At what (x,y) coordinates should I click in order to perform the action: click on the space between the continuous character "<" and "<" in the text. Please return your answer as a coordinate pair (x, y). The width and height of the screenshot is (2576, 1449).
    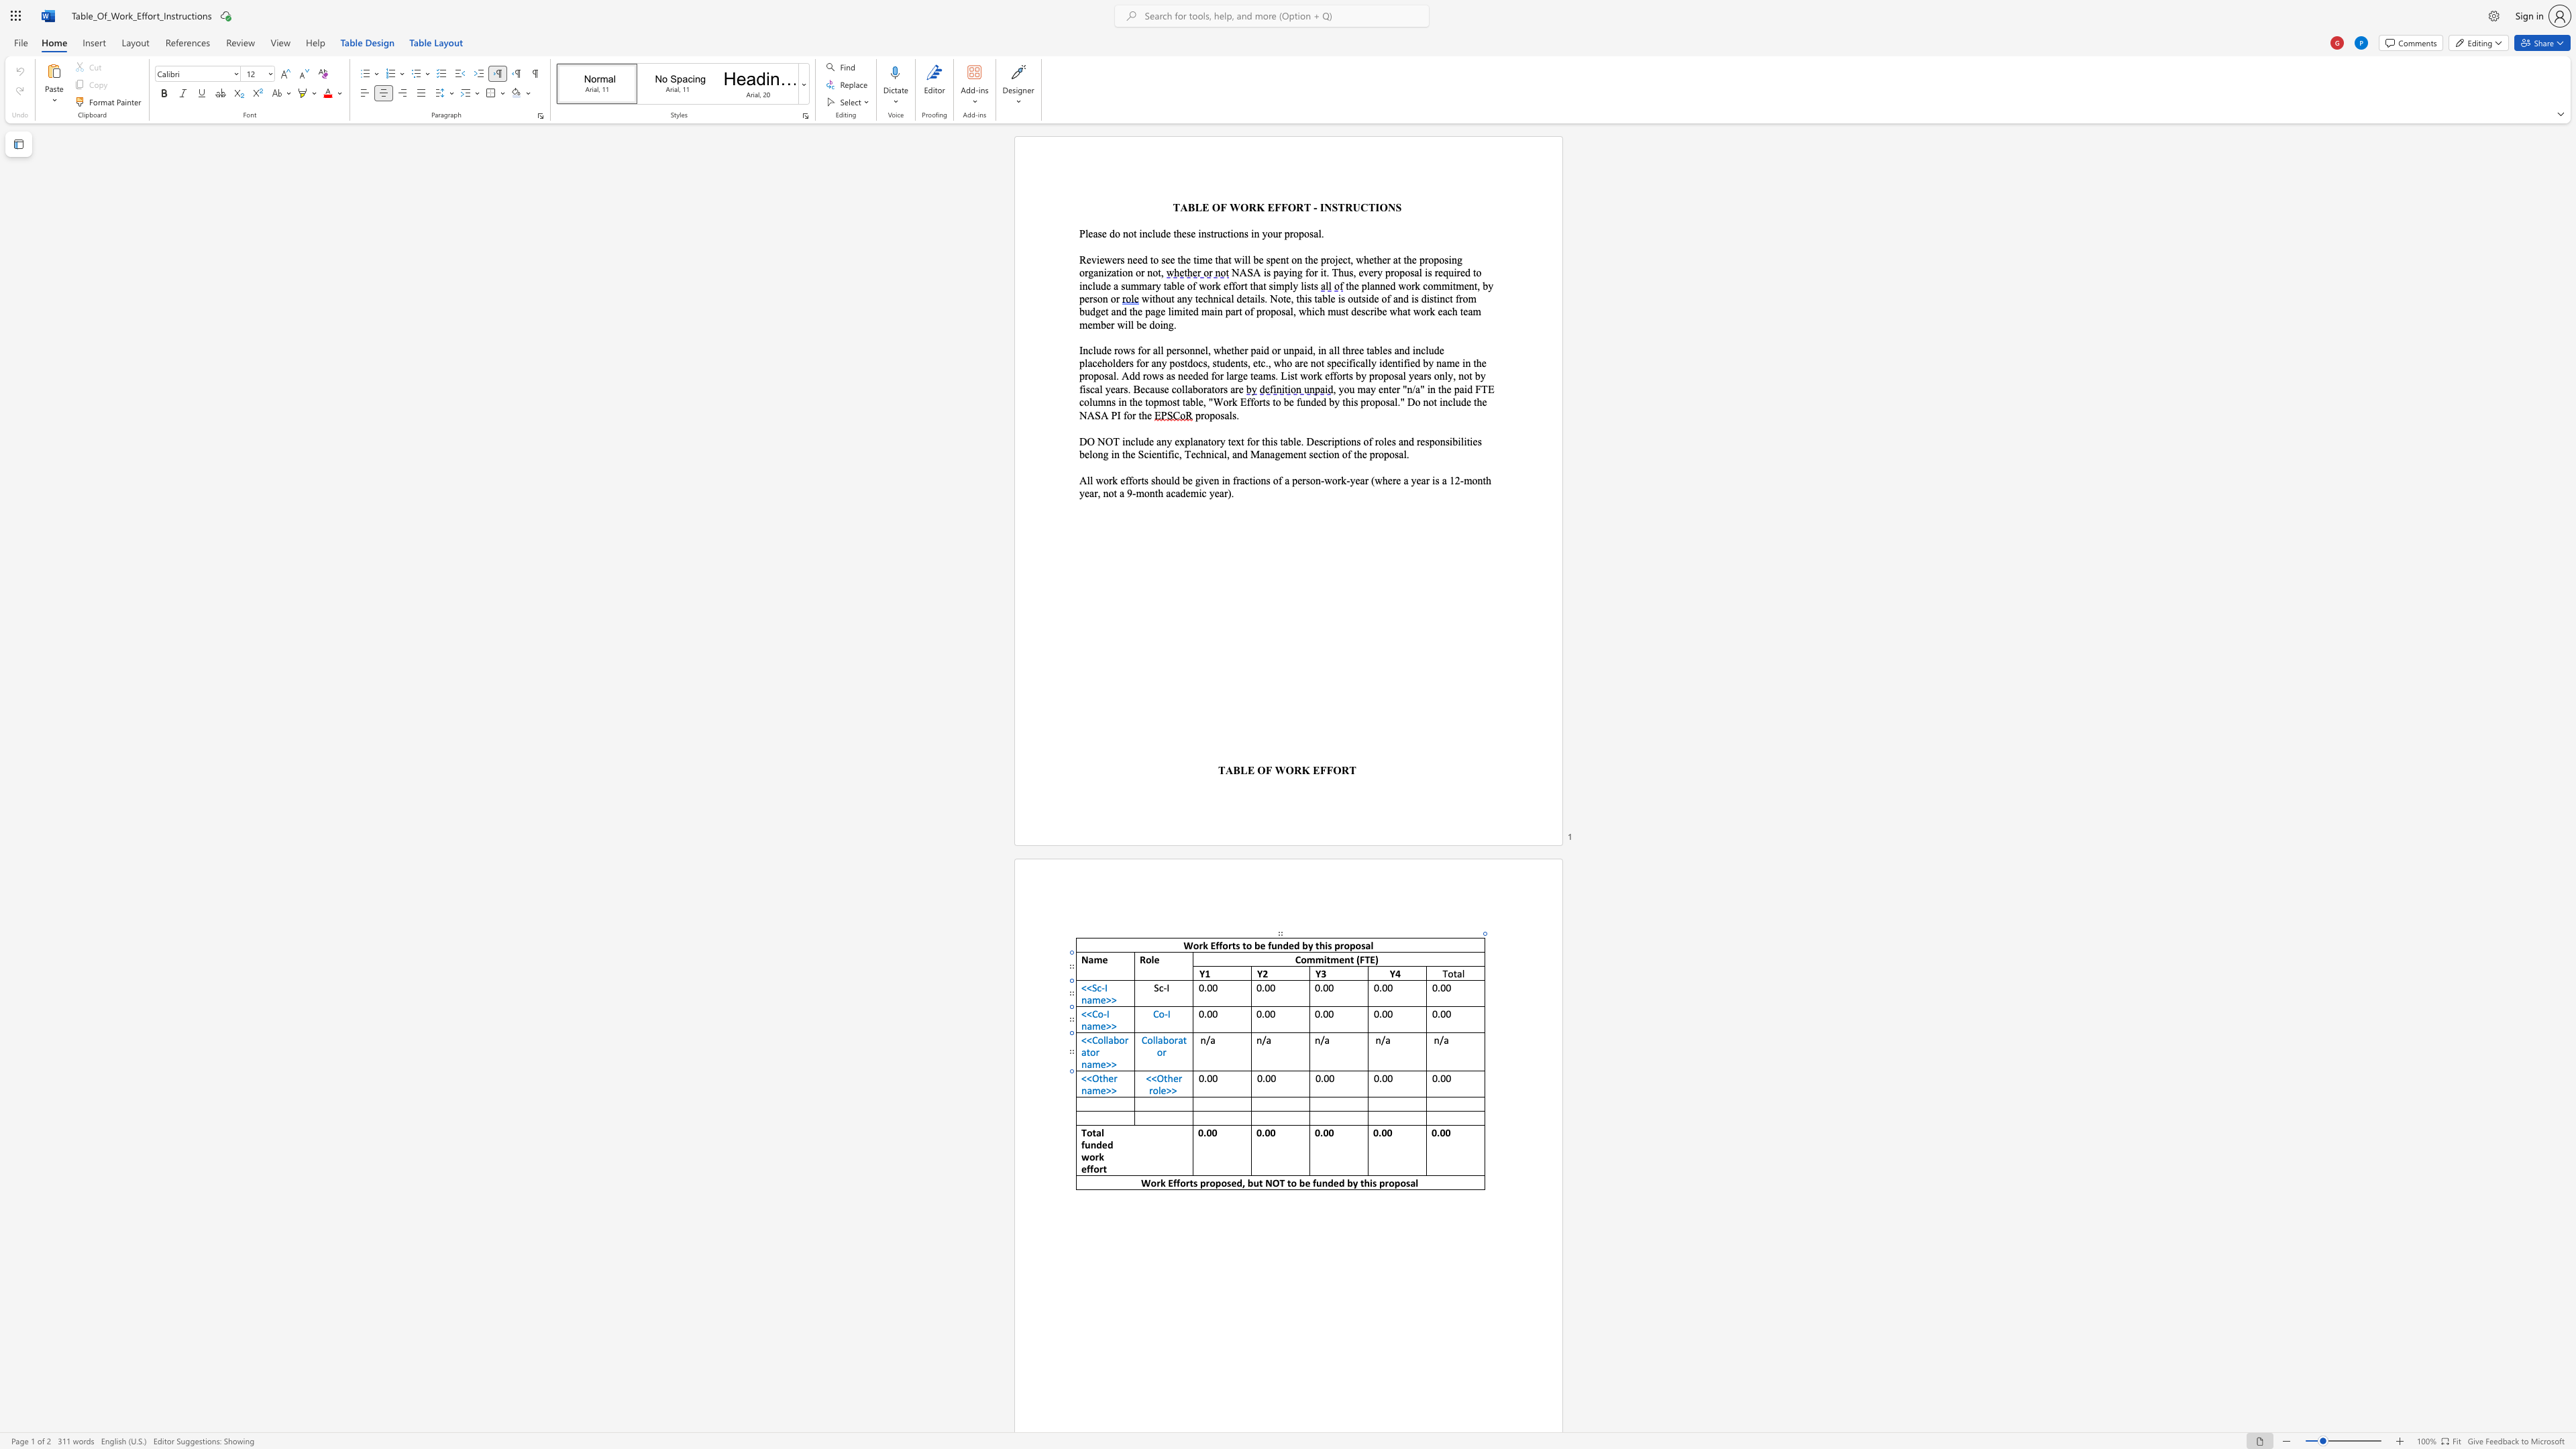
    Looking at the image, I should click on (1087, 1077).